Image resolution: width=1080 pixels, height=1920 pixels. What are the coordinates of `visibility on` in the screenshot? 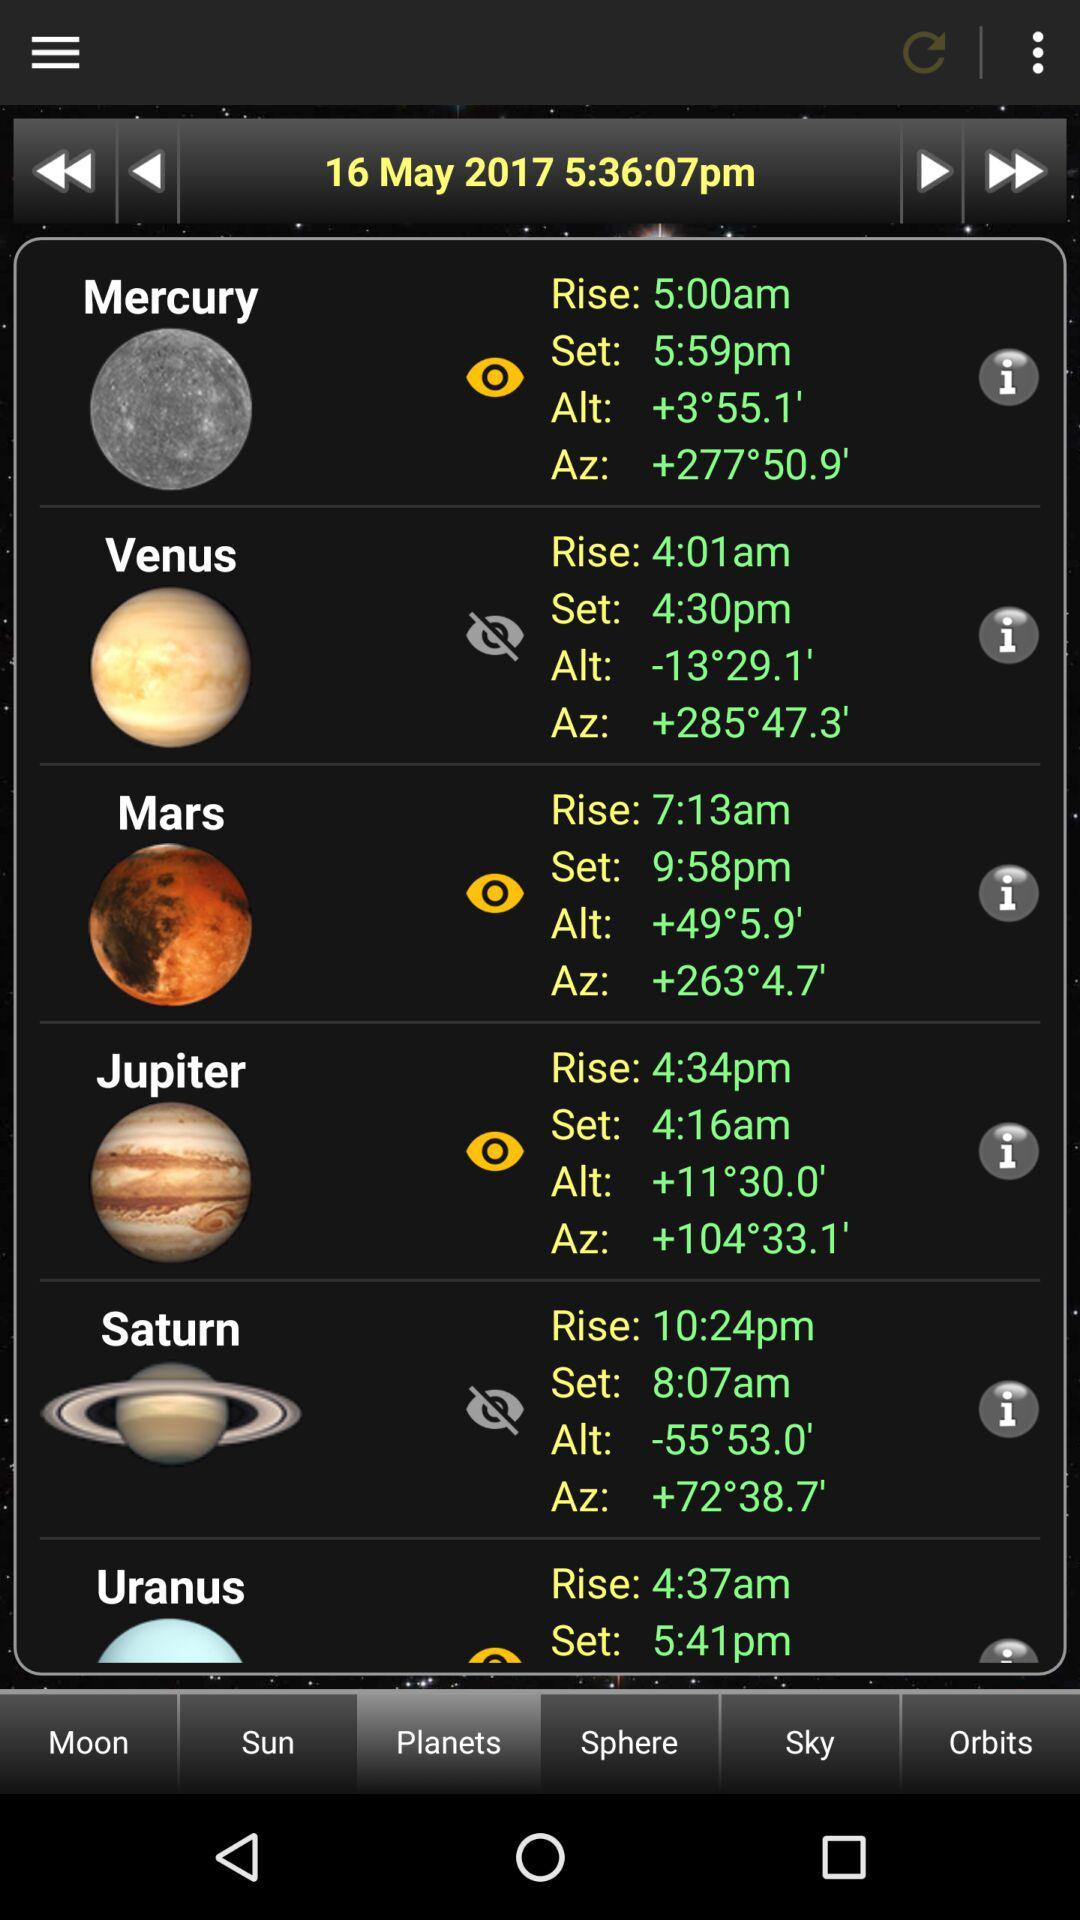 It's located at (494, 377).